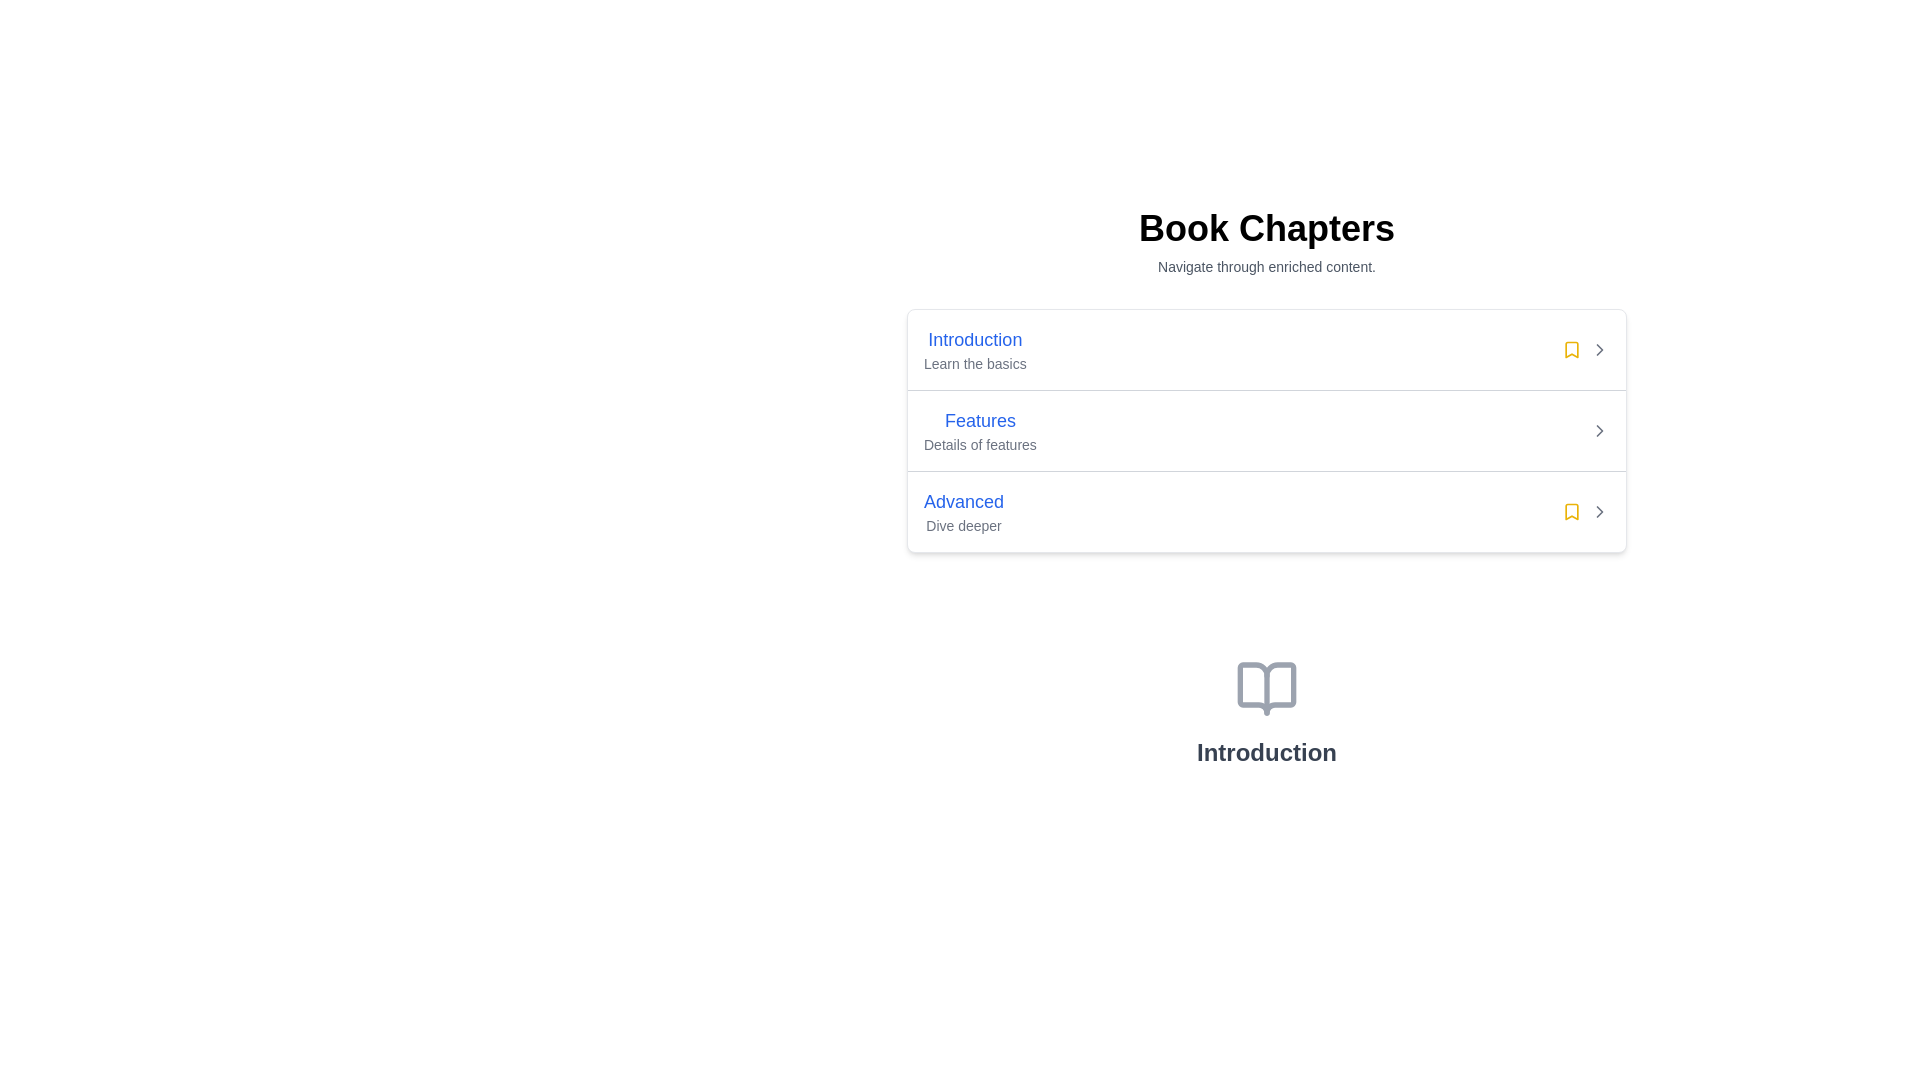 This screenshot has height=1080, width=1920. I want to click on the 'Advanced' hyperlink, which is styled with a blue font and underlined, located as the primary text of the third item in the 'Book Chapters' list, so click(964, 500).